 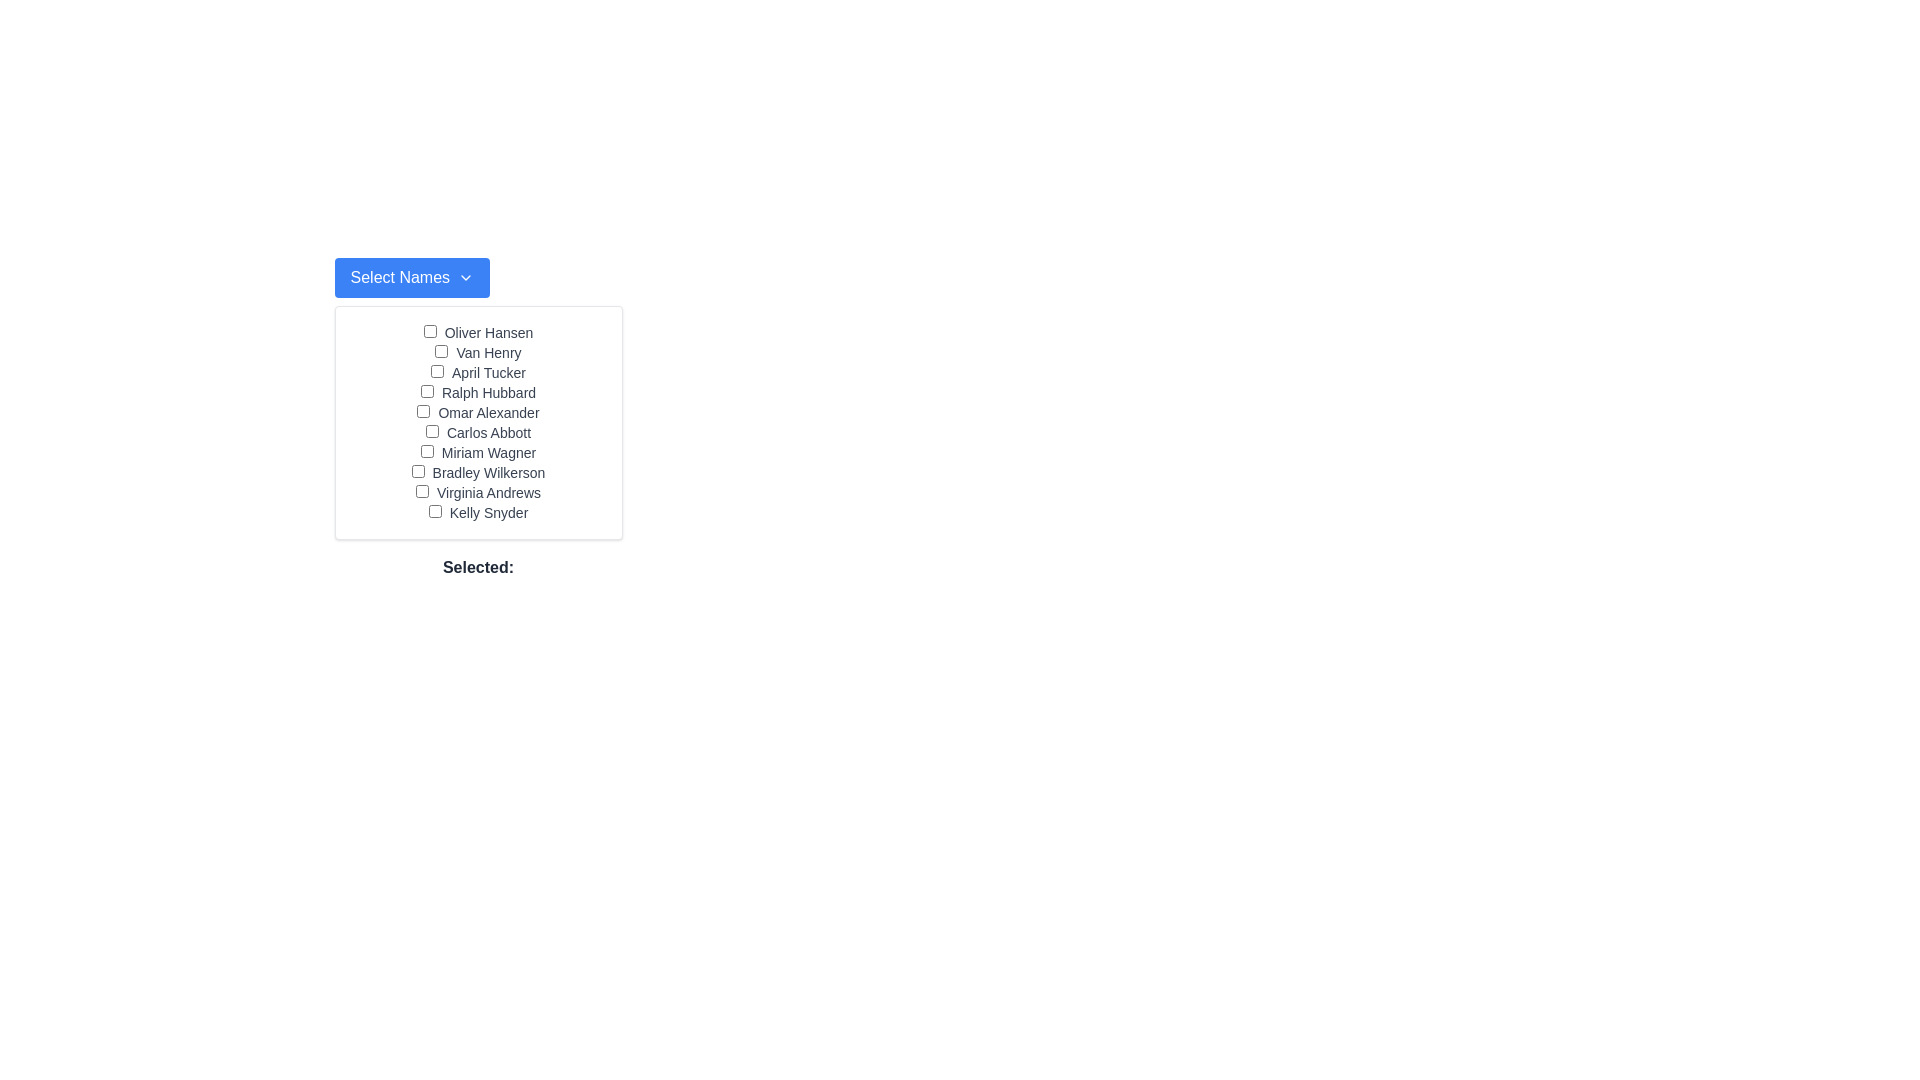 What do you see at coordinates (411, 277) in the screenshot?
I see `the blue rectangular button labeled 'Select Names' with a white downward arrow icon` at bounding box center [411, 277].